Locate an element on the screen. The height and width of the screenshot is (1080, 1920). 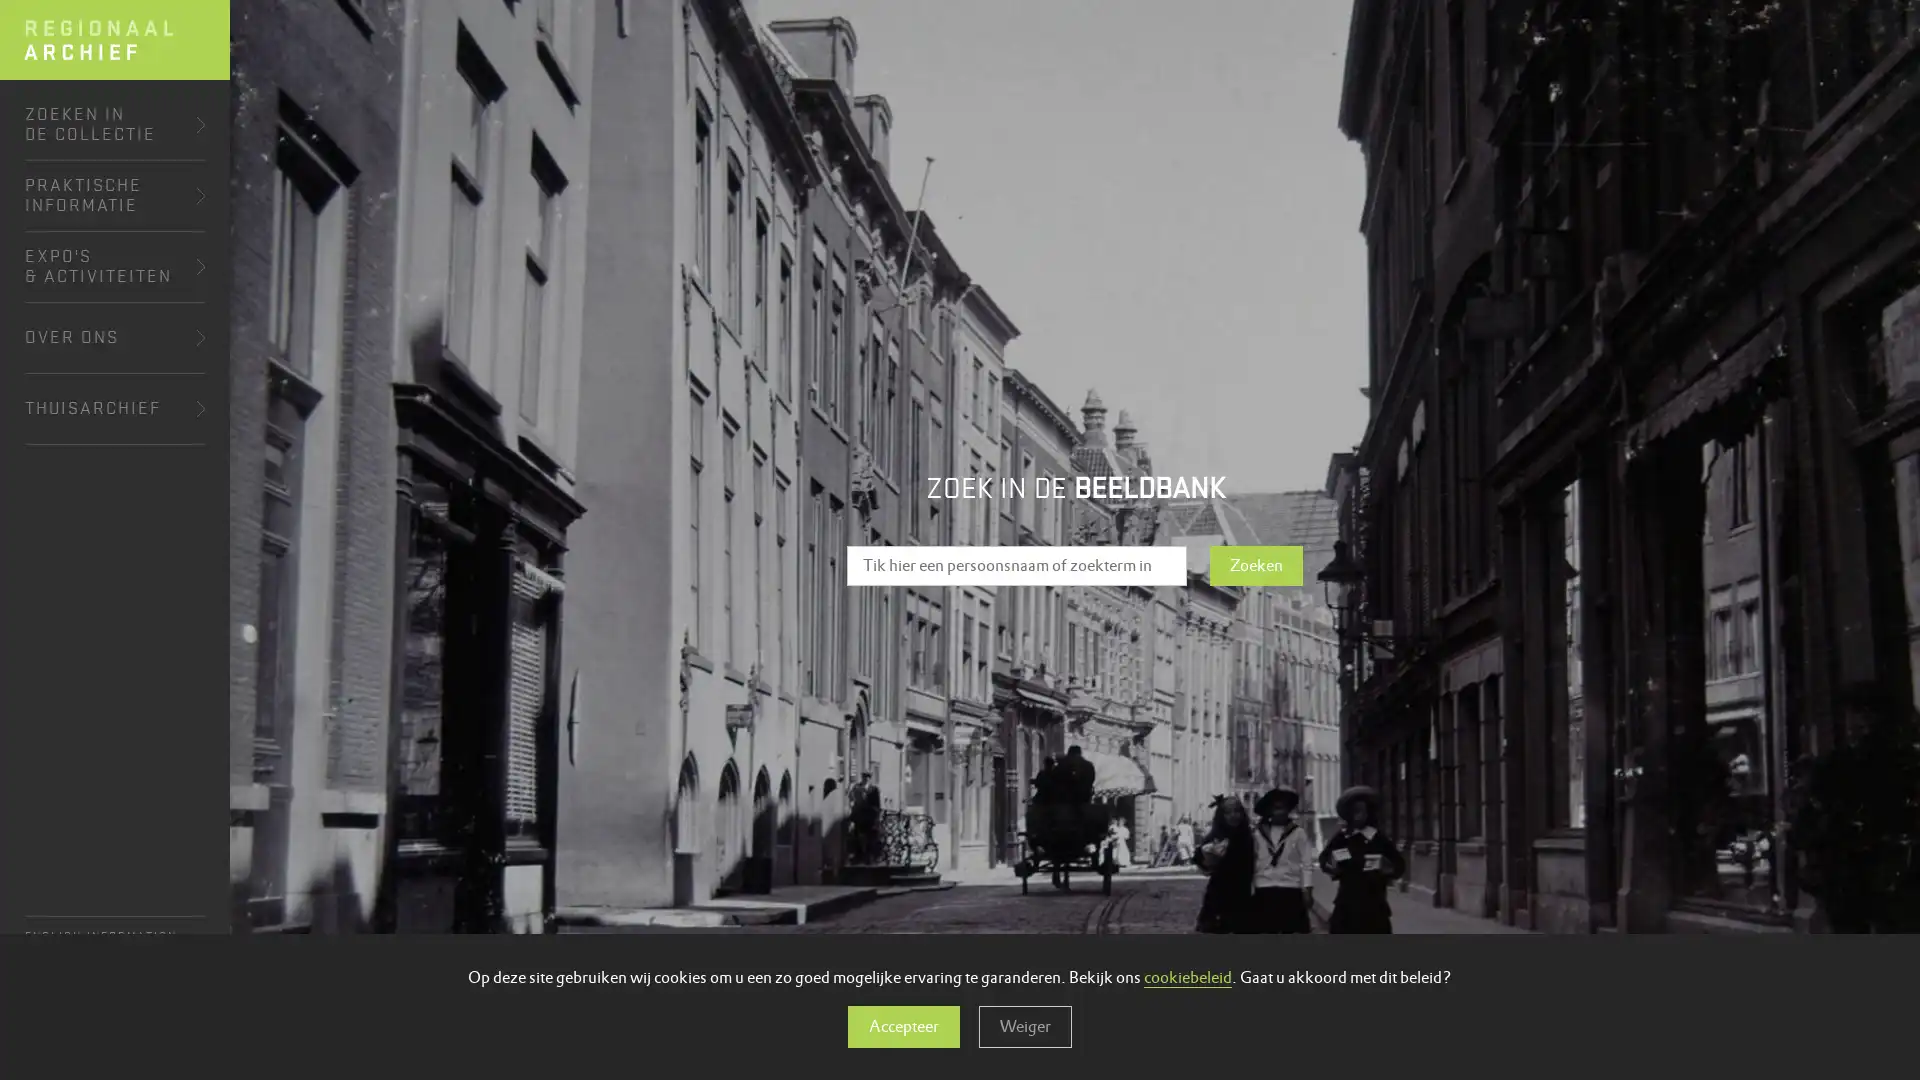
Weiger is located at coordinates (1025, 1026).